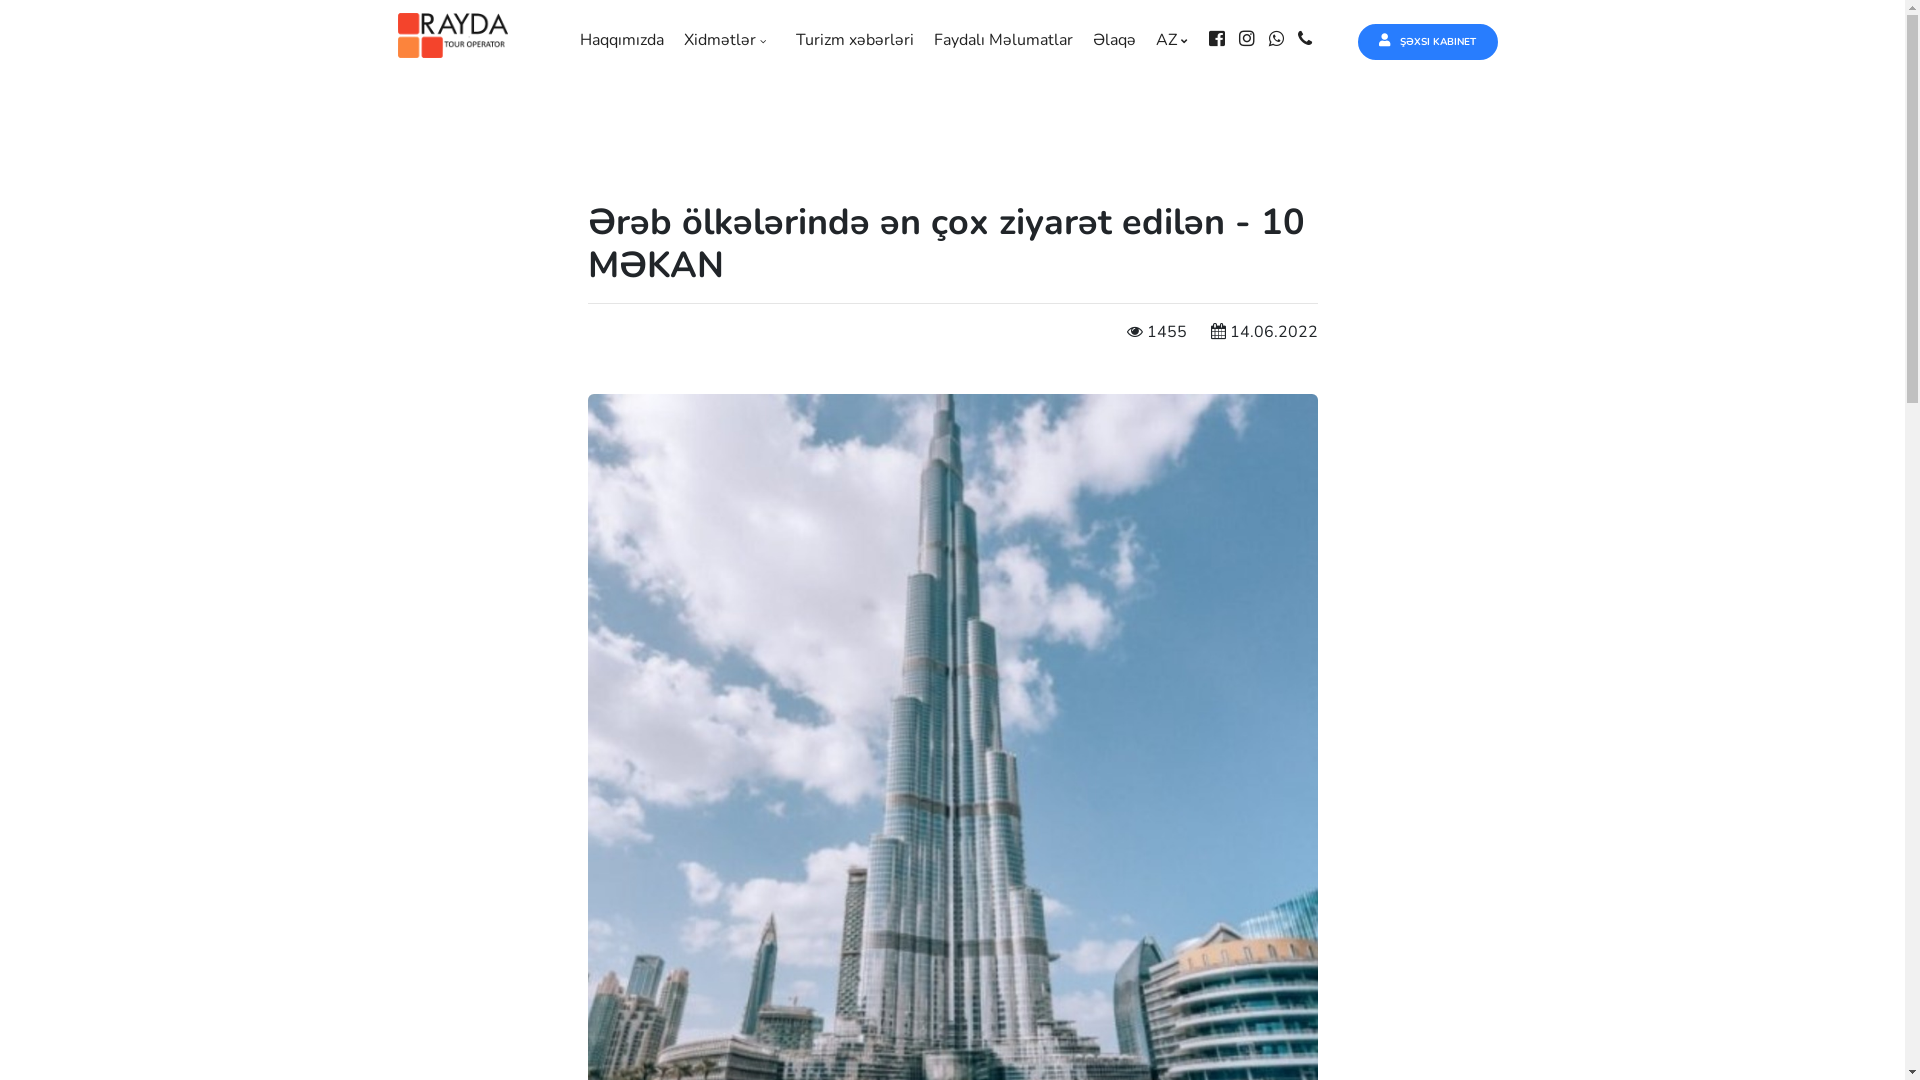 The height and width of the screenshot is (1080, 1920). What do you see at coordinates (1221, 40) in the screenshot?
I see `'facebook'` at bounding box center [1221, 40].